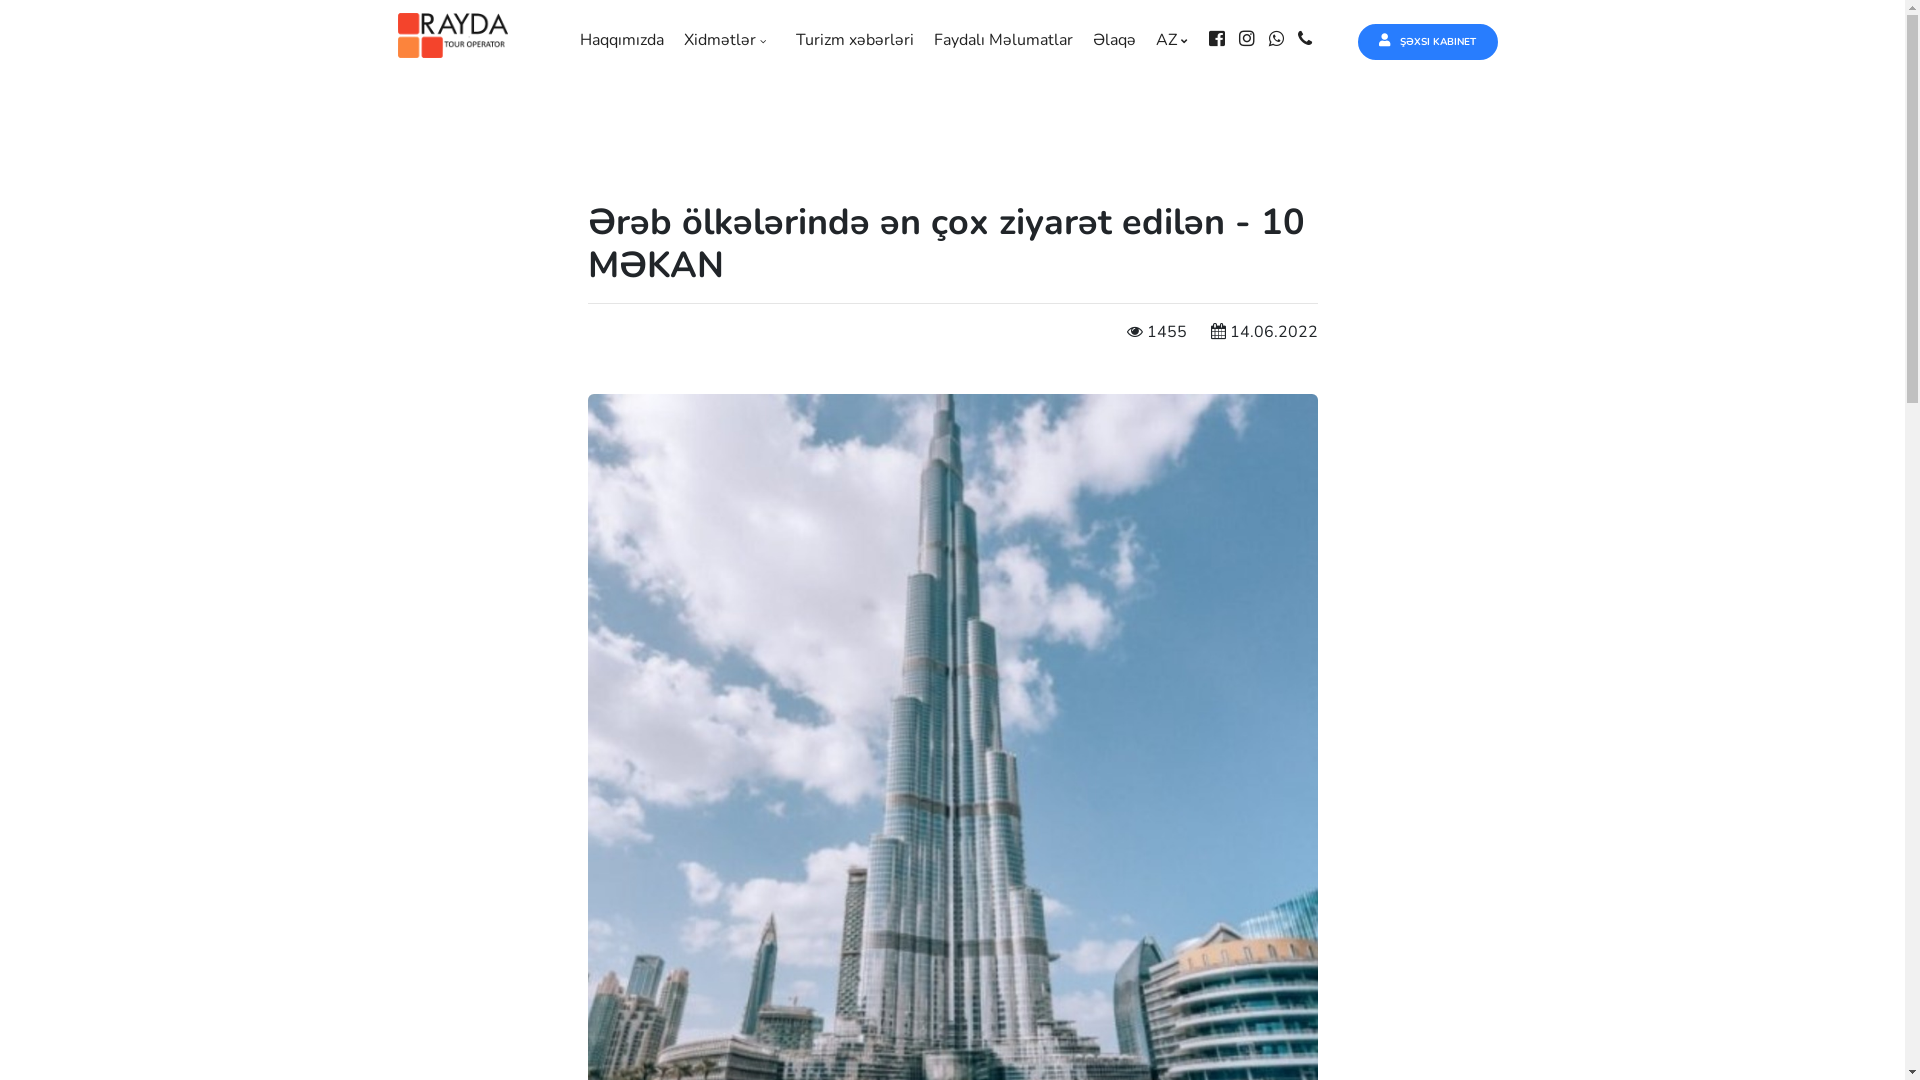 The height and width of the screenshot is (1080, 1920). What do you see at coordinates (1221, 40) in the screenshot?
I see `'facebook'` at bounding box center [1221, 40].